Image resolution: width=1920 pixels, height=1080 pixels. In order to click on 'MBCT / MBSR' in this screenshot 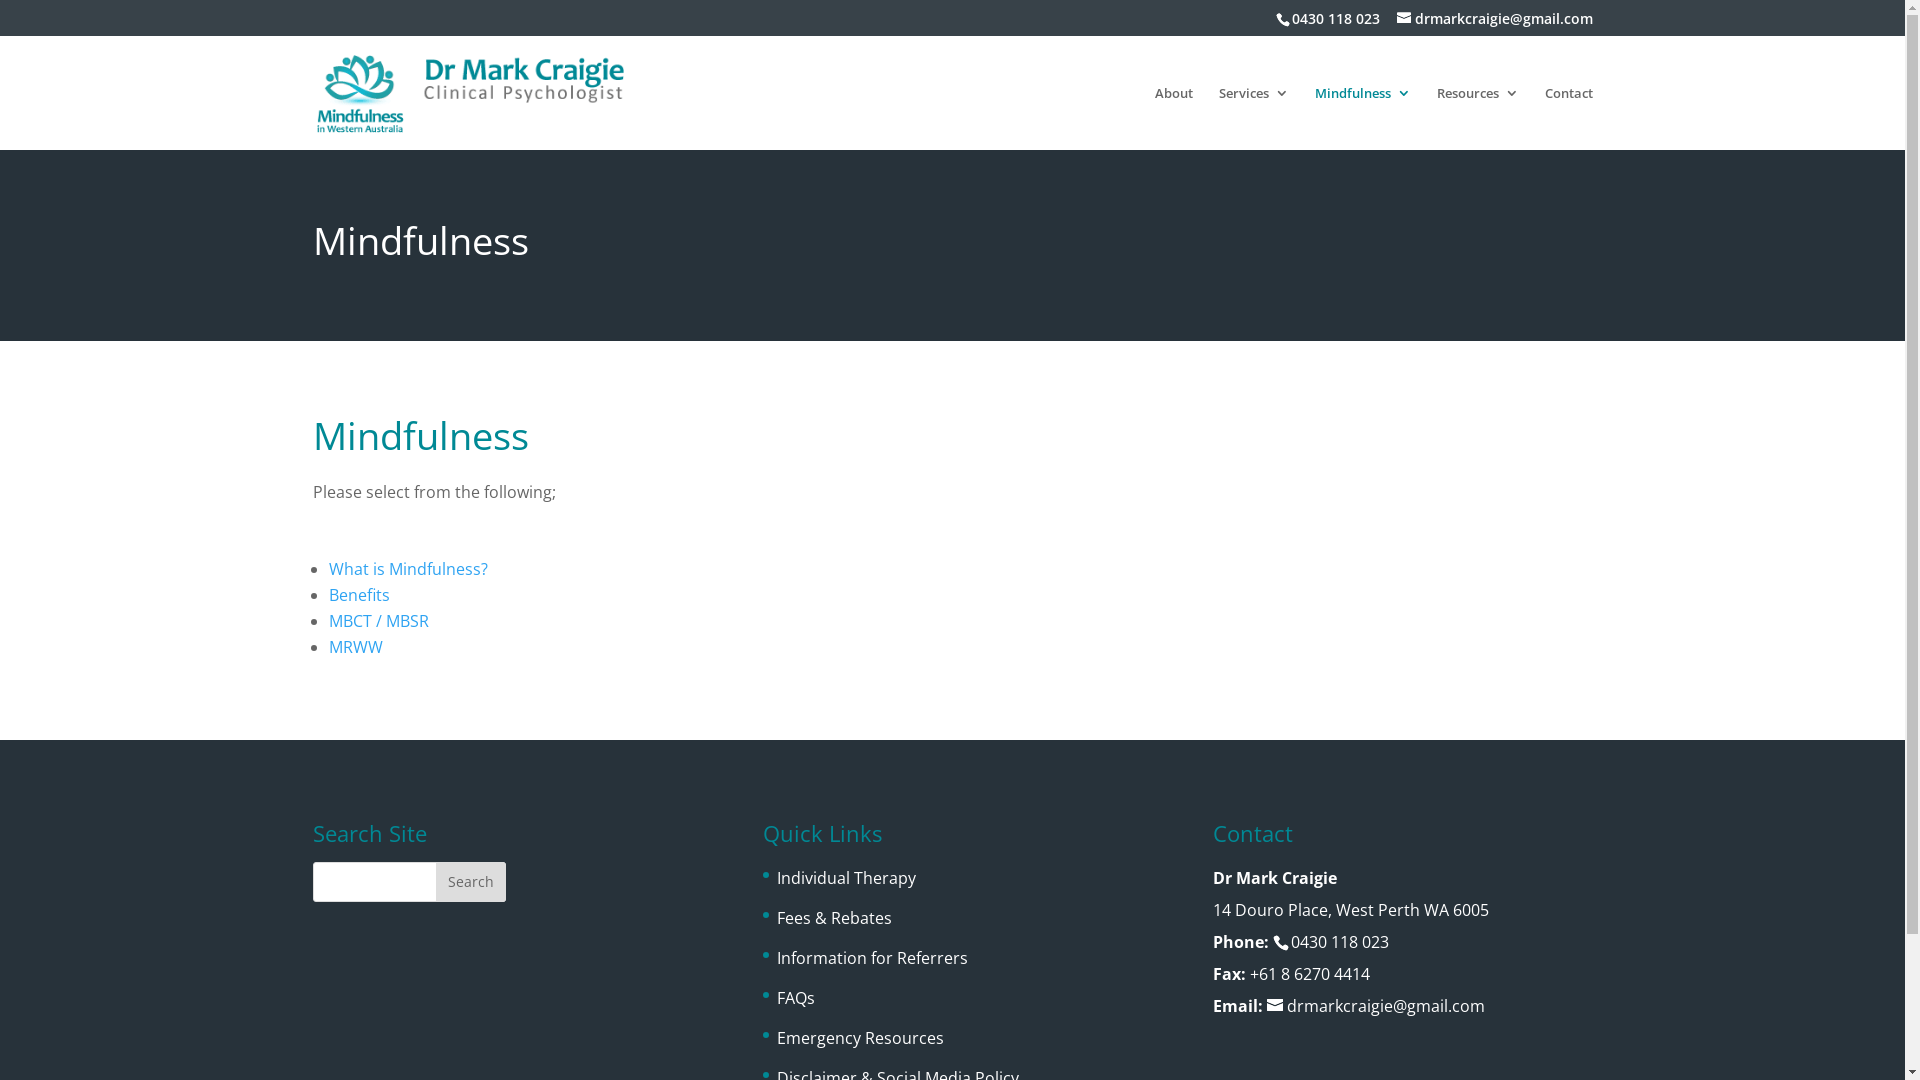, I will do `click(327, 620)`.